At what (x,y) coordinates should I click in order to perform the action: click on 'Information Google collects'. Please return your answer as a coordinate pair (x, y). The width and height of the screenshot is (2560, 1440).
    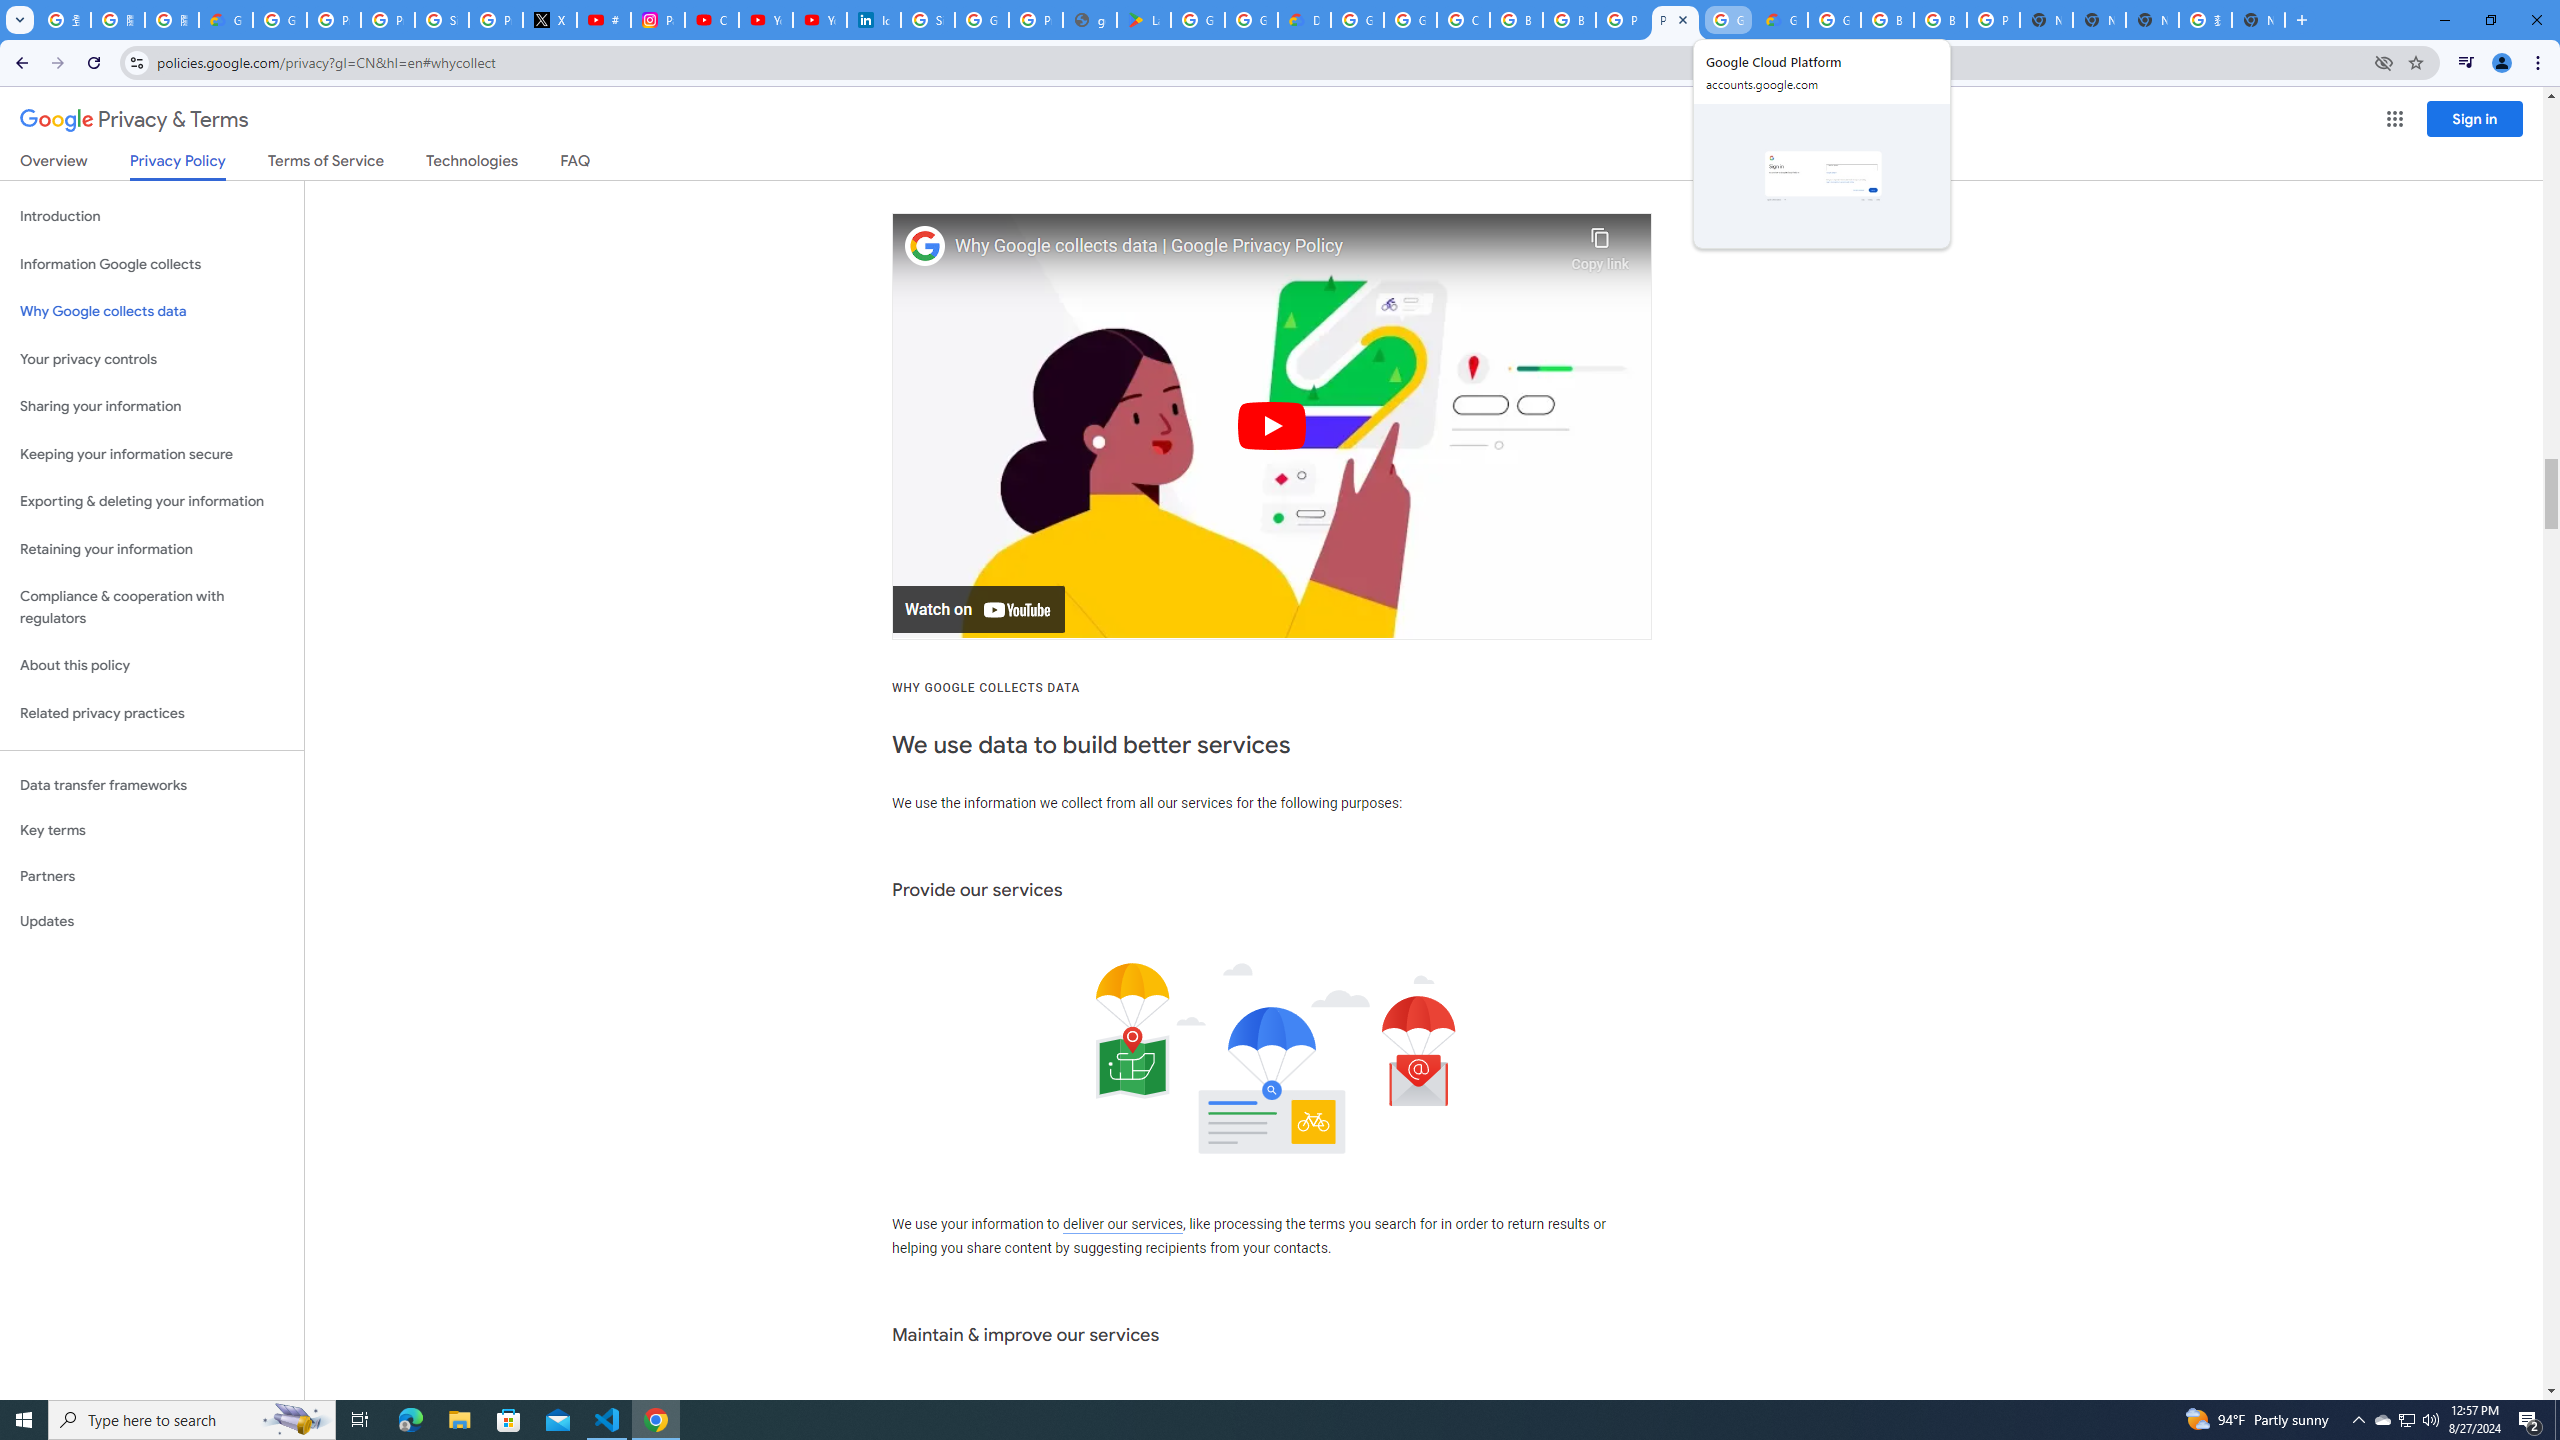
    Looking at the image, I should click on (151, 264).